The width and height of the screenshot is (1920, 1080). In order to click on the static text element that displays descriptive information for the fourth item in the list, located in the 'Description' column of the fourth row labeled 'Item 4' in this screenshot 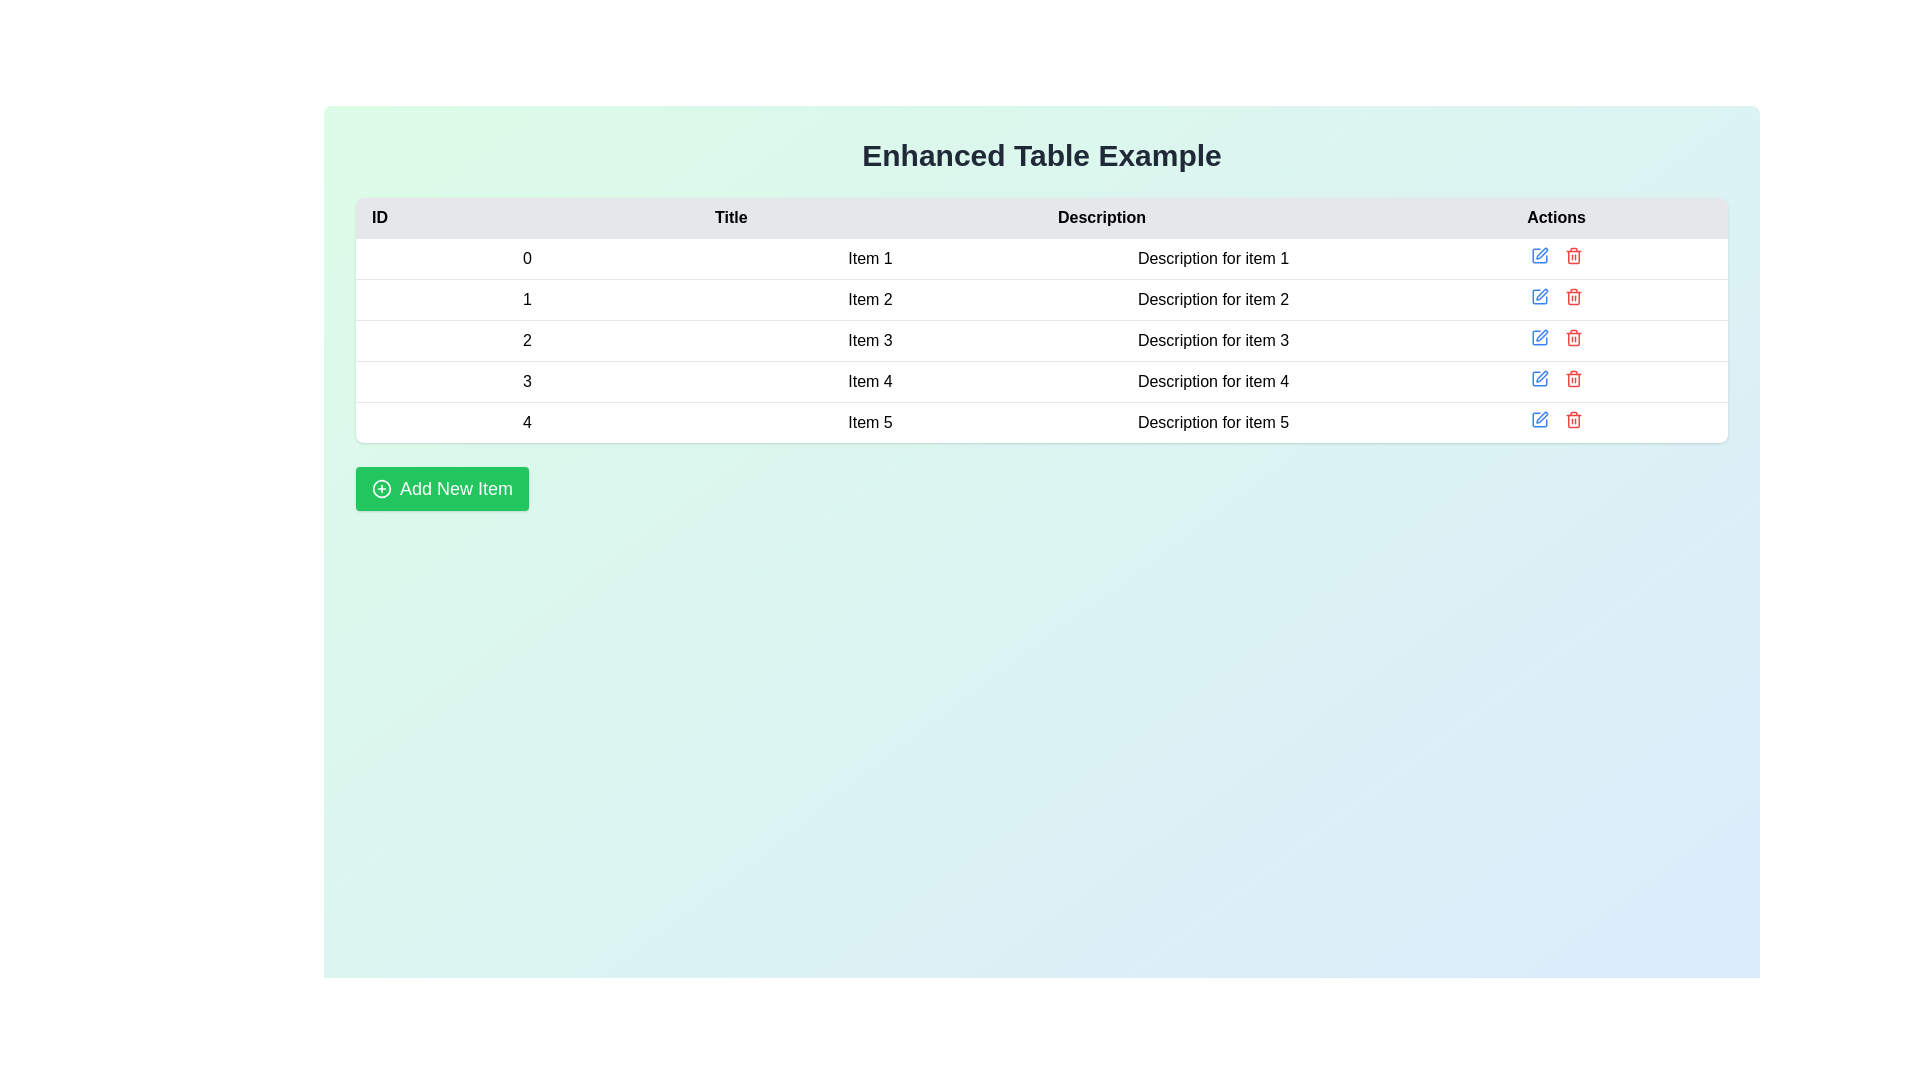, I will do `click(1212, 381)`.